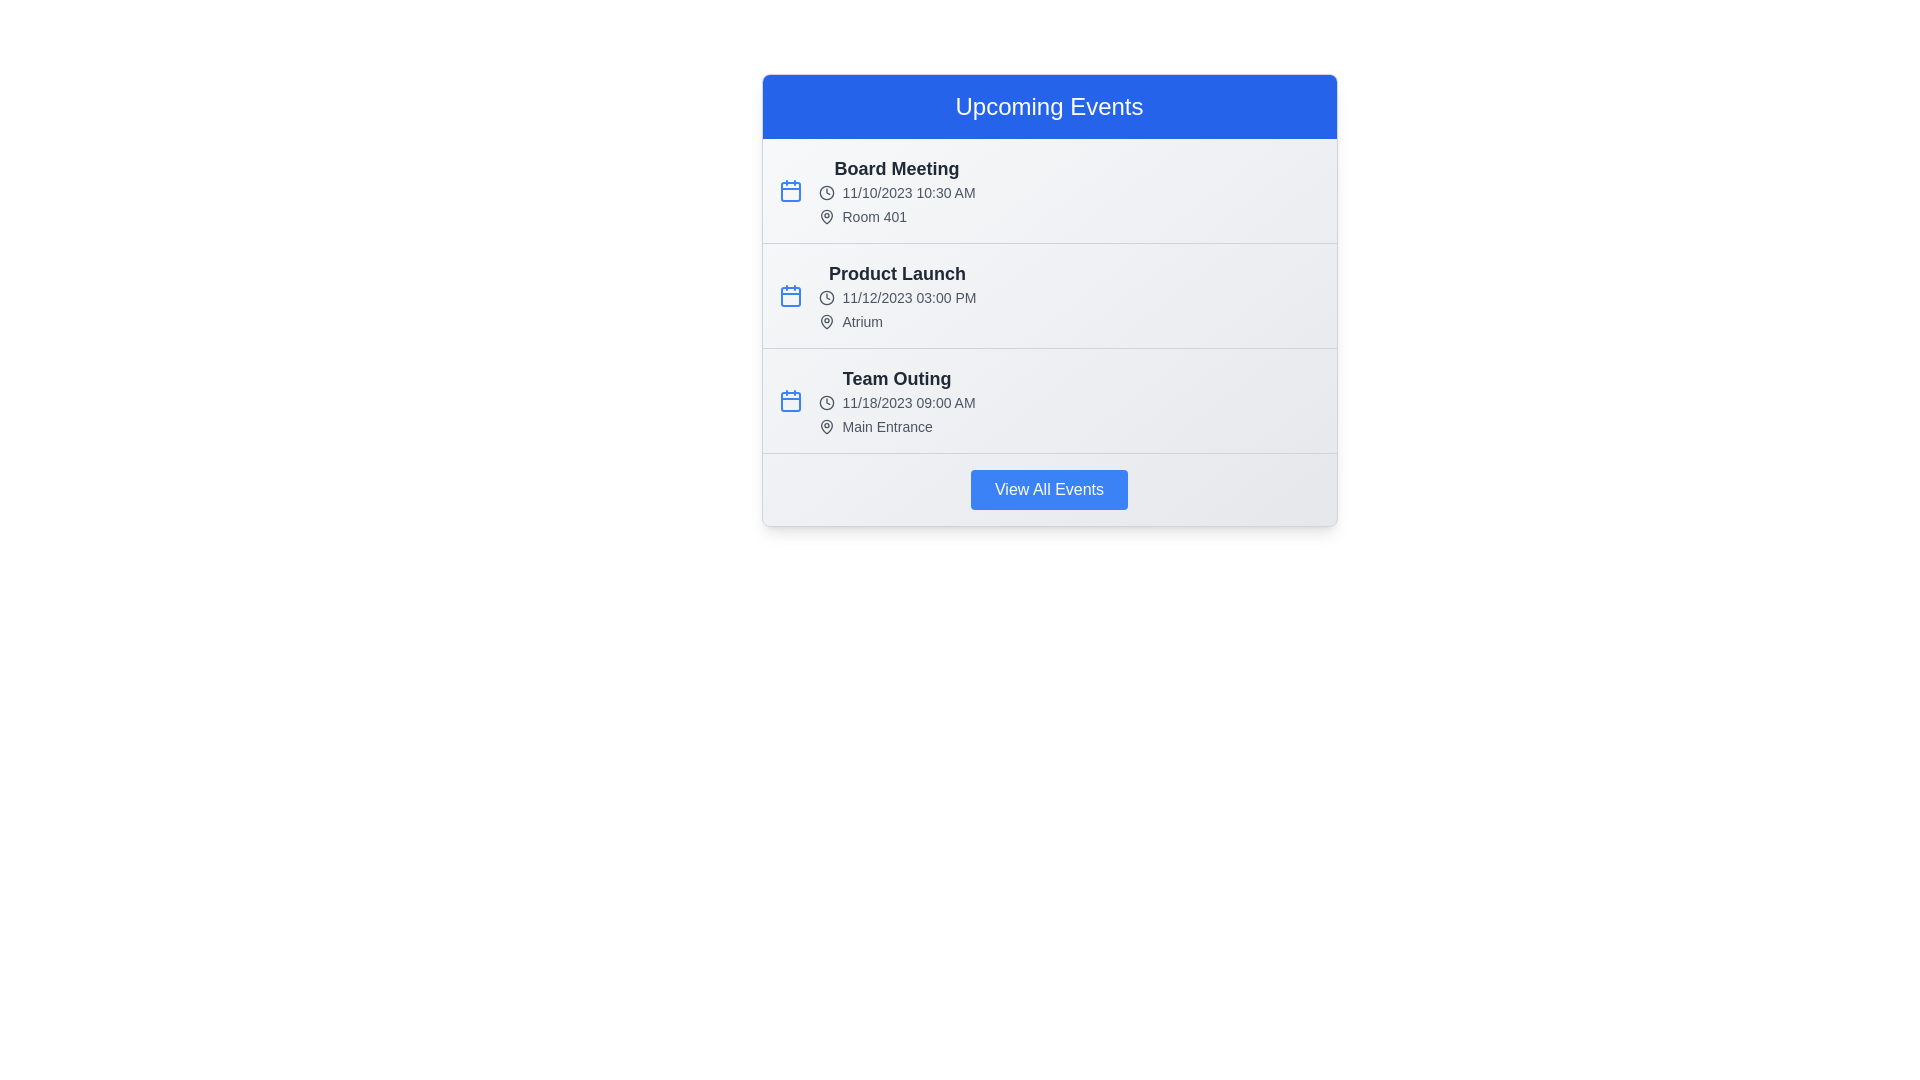 The width and height of the screenshot is (1920, 1080). Describe the element at coordinates (826, 216) in the screenshot. I see `the map pin icon located on the left side of the 'Room 401' text in the event information group` at that location.